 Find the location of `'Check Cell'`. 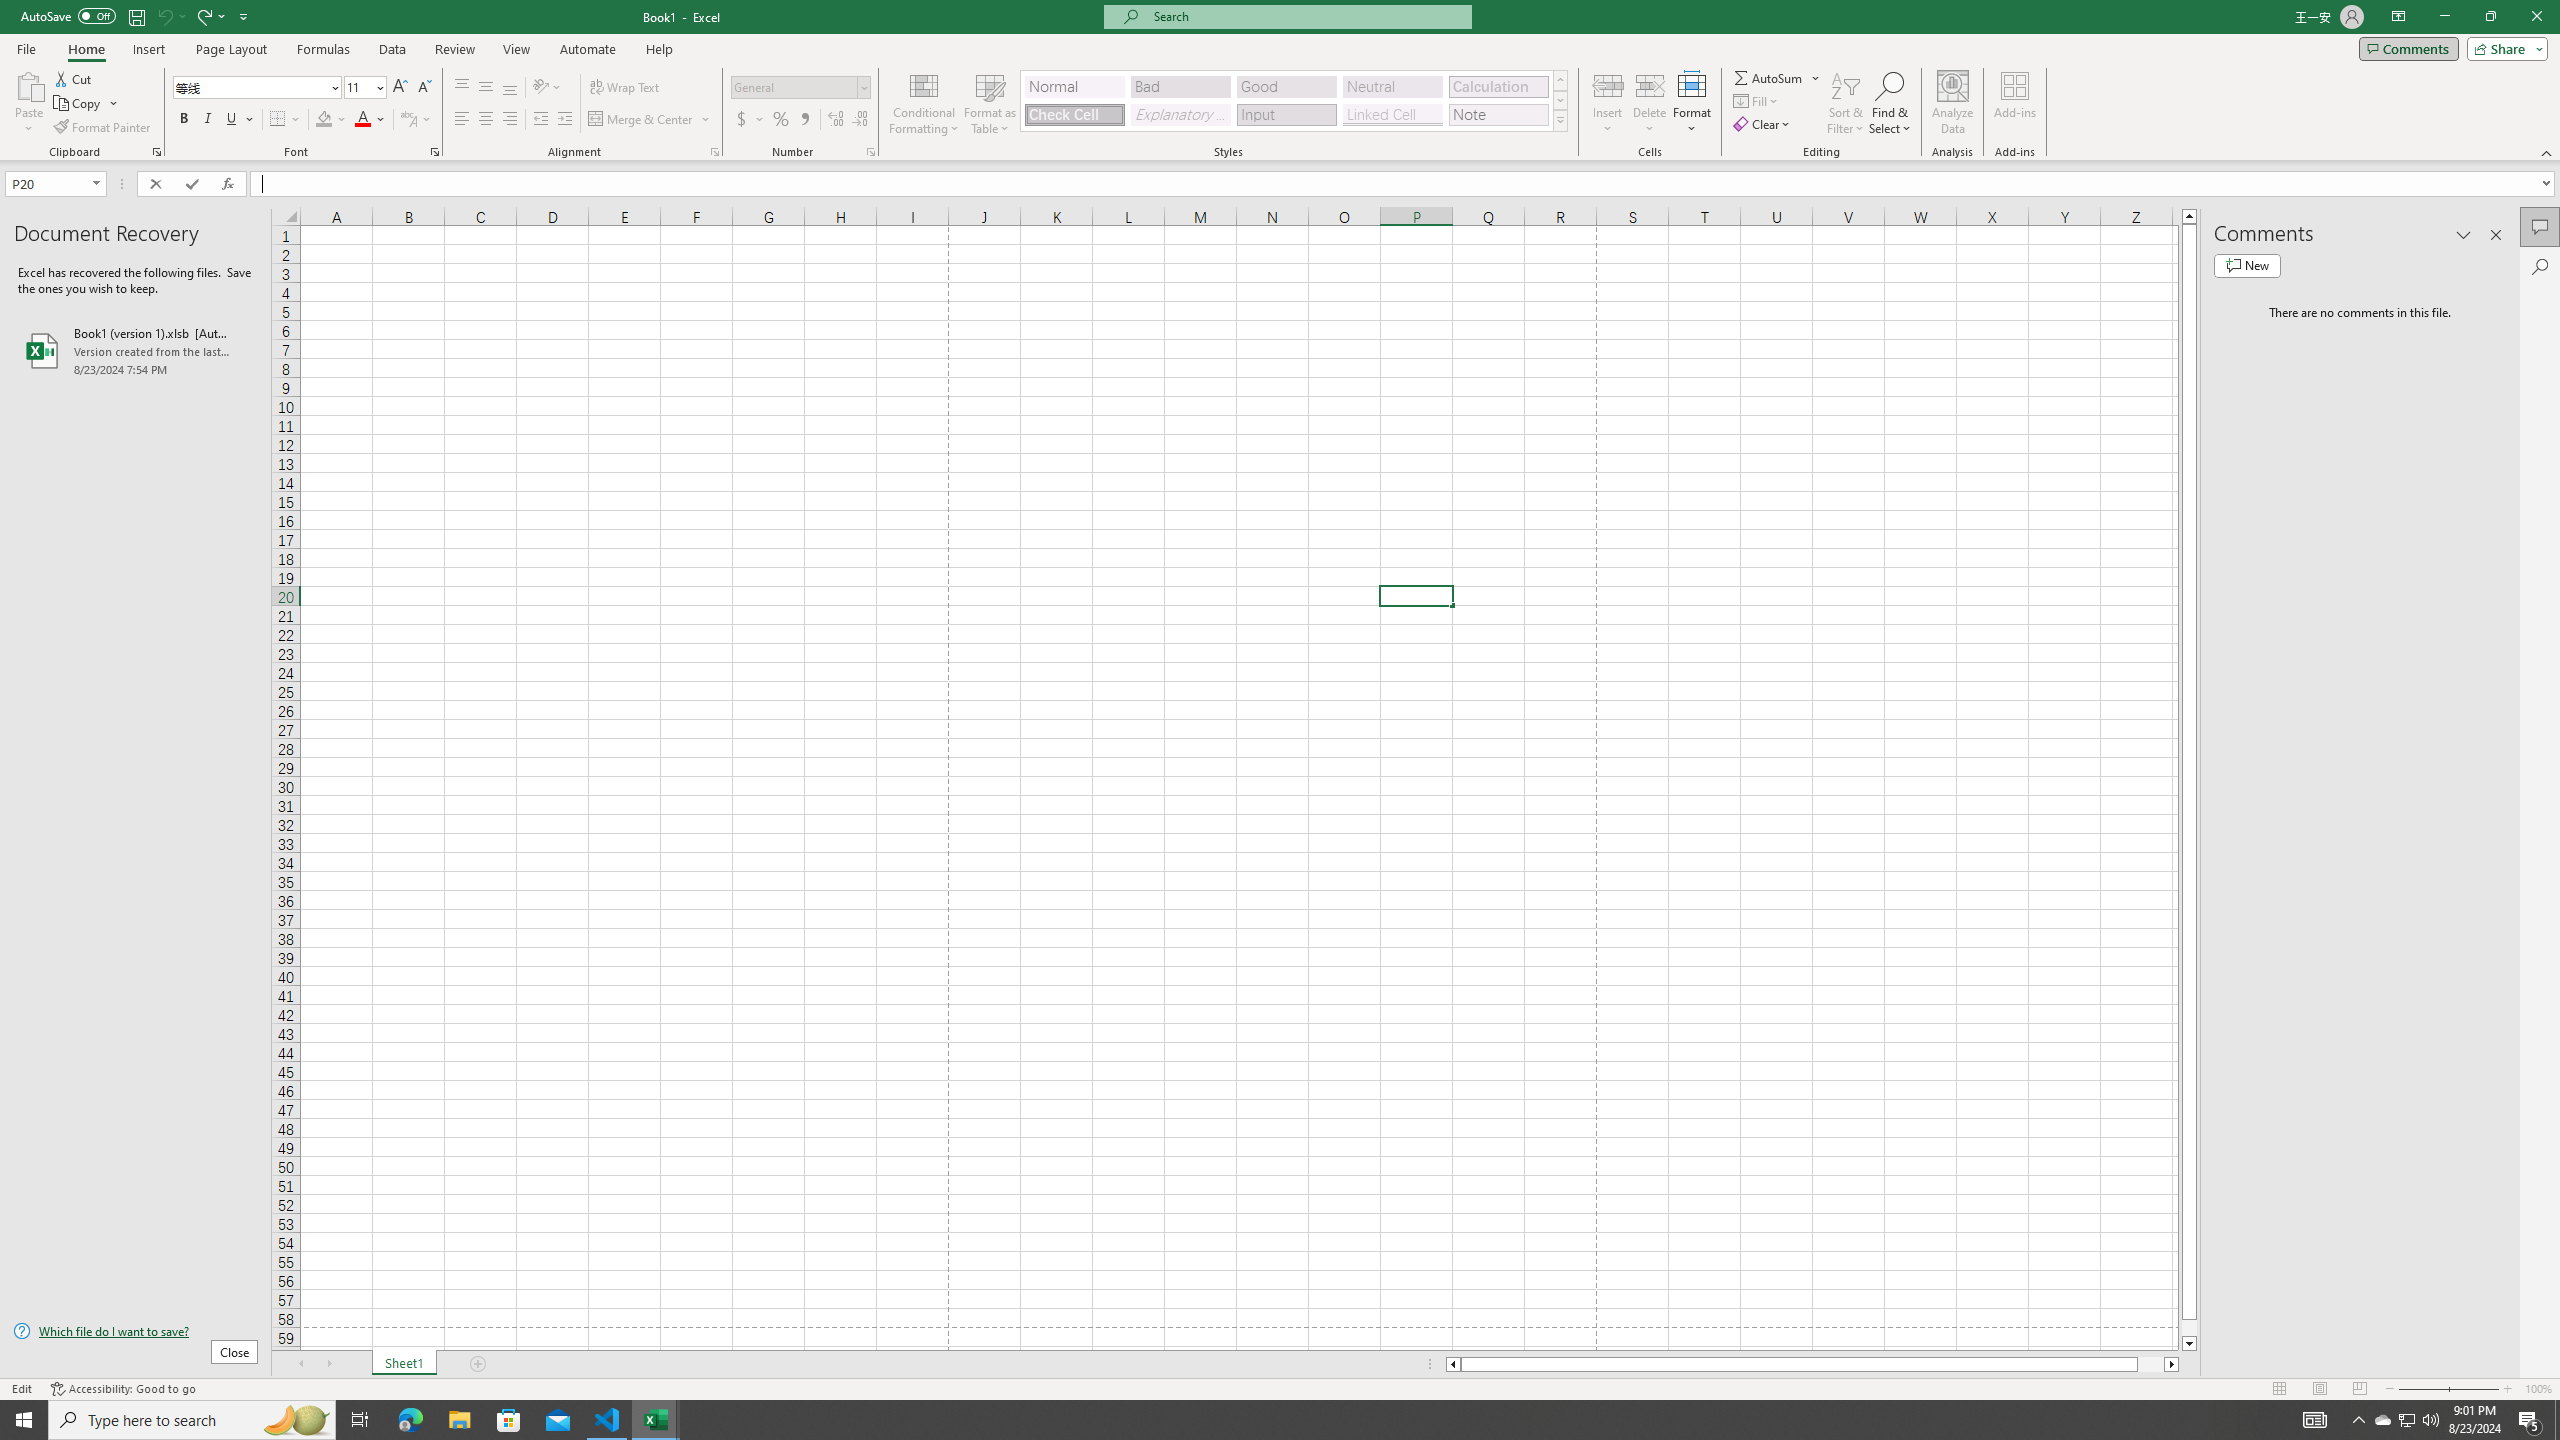

'Check Cell' is located at coordinates (1075, 114).